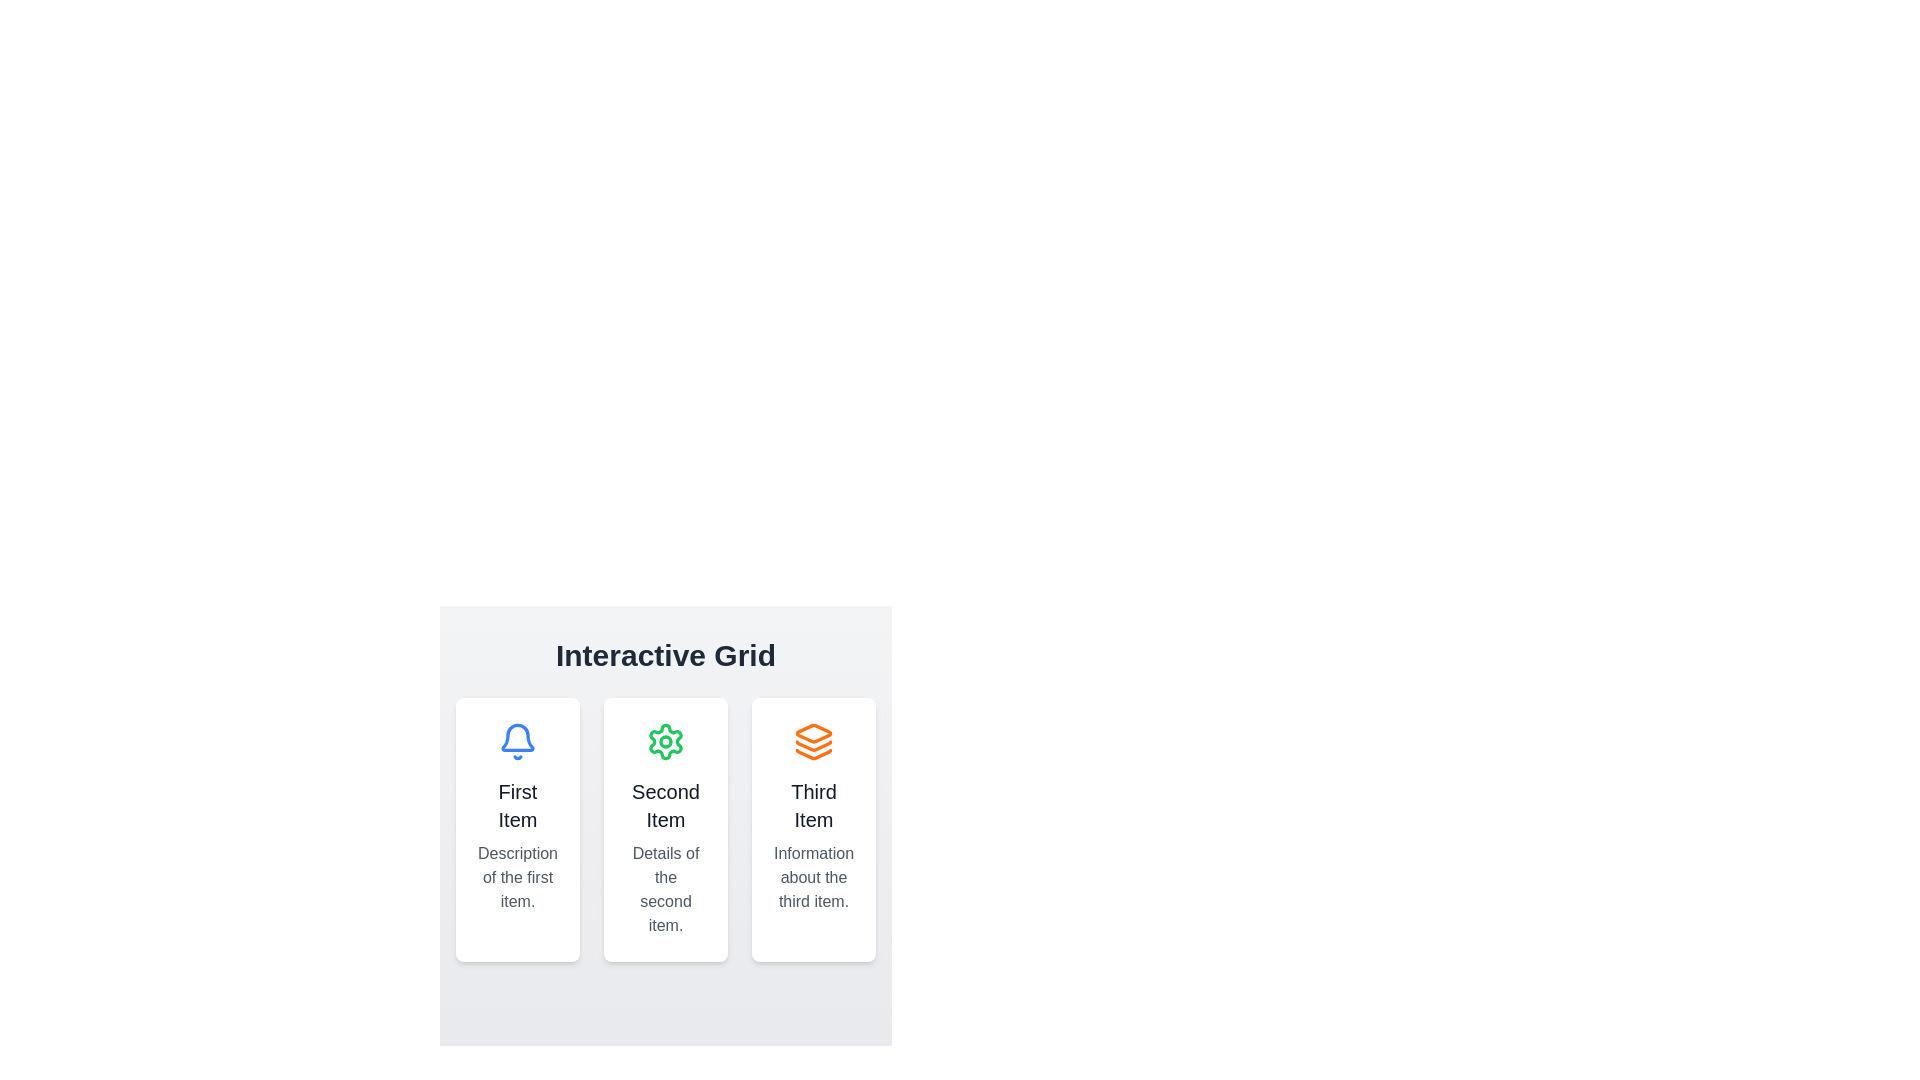 This screenshot has width=1920, height=1080. I want to click on the second Information Card in the horizontal grid layout, so click(666, 829).